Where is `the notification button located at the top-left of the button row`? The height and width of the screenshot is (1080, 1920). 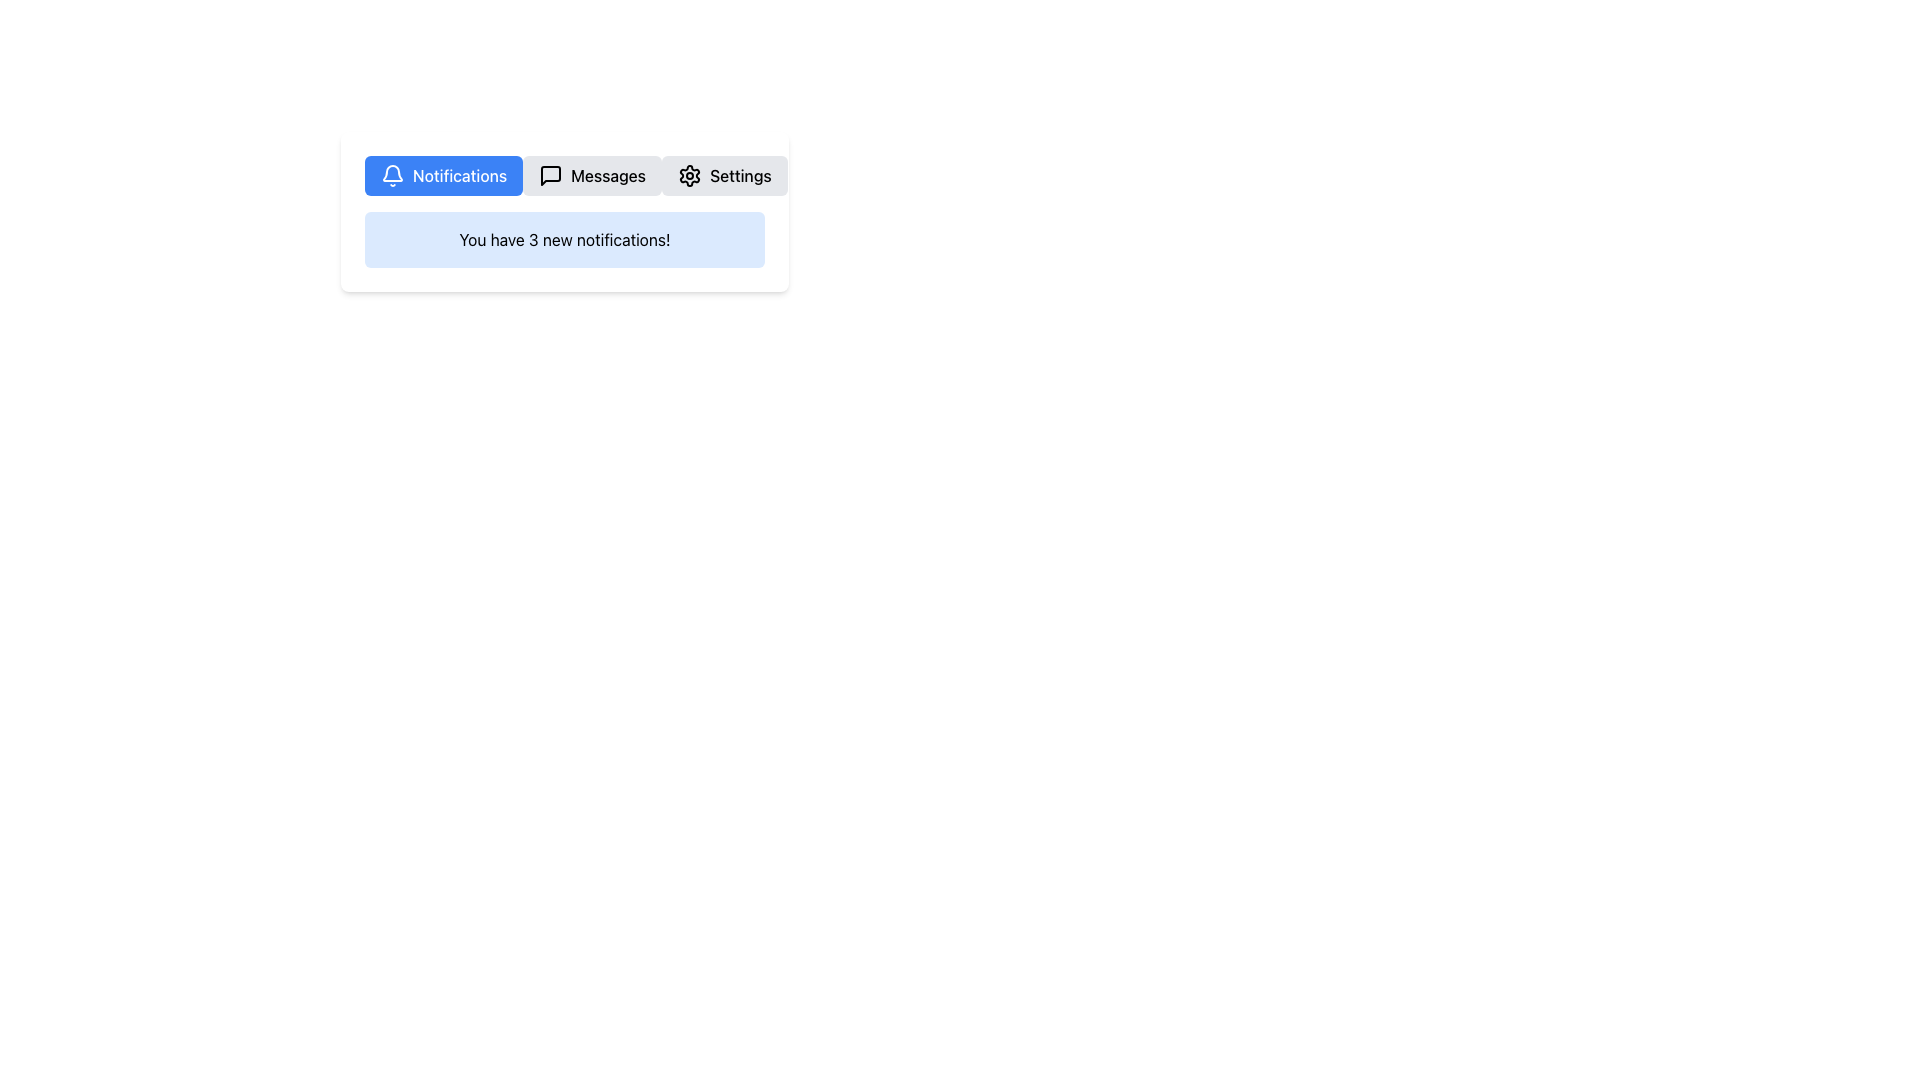 the notification button located at the top-left of the button row is located at coordinates (443, 175).